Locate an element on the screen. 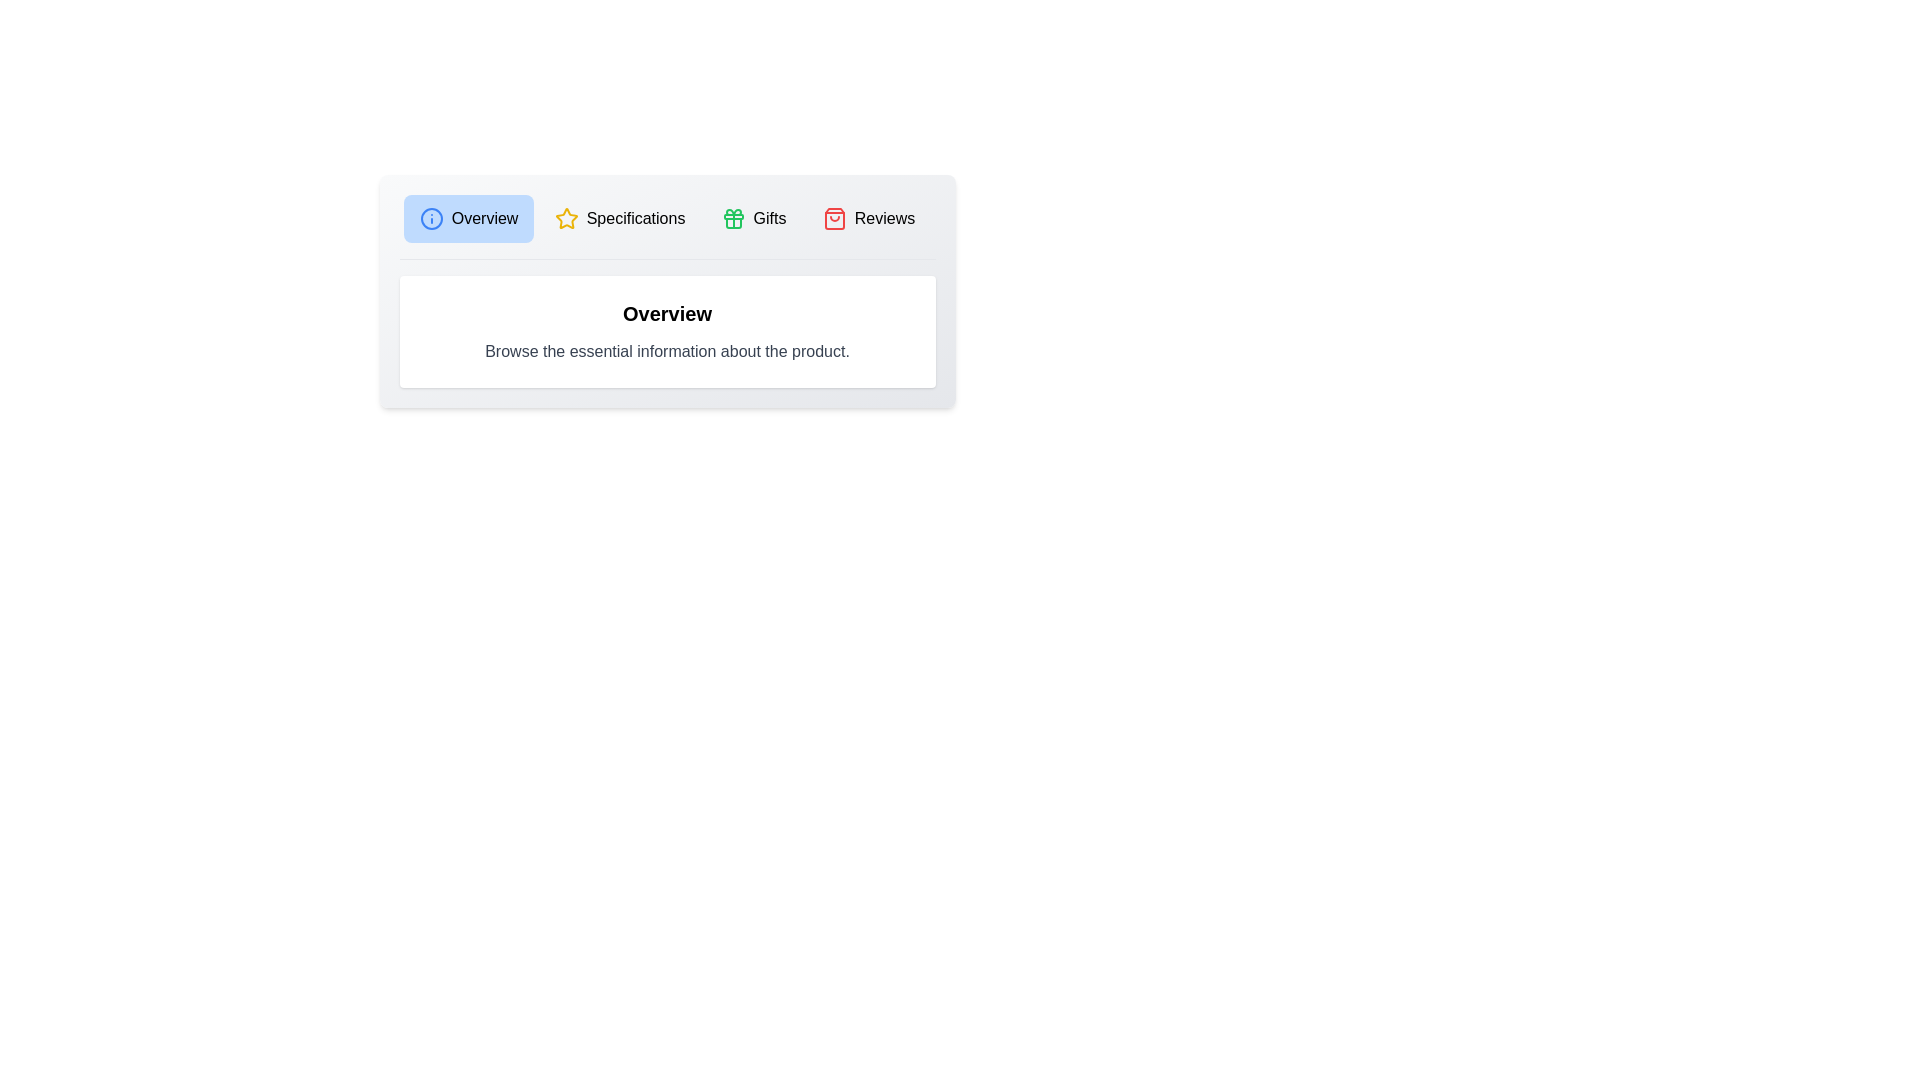  the tab labeled Reviews to observe the transition effect is located at coordinates (868, 219).